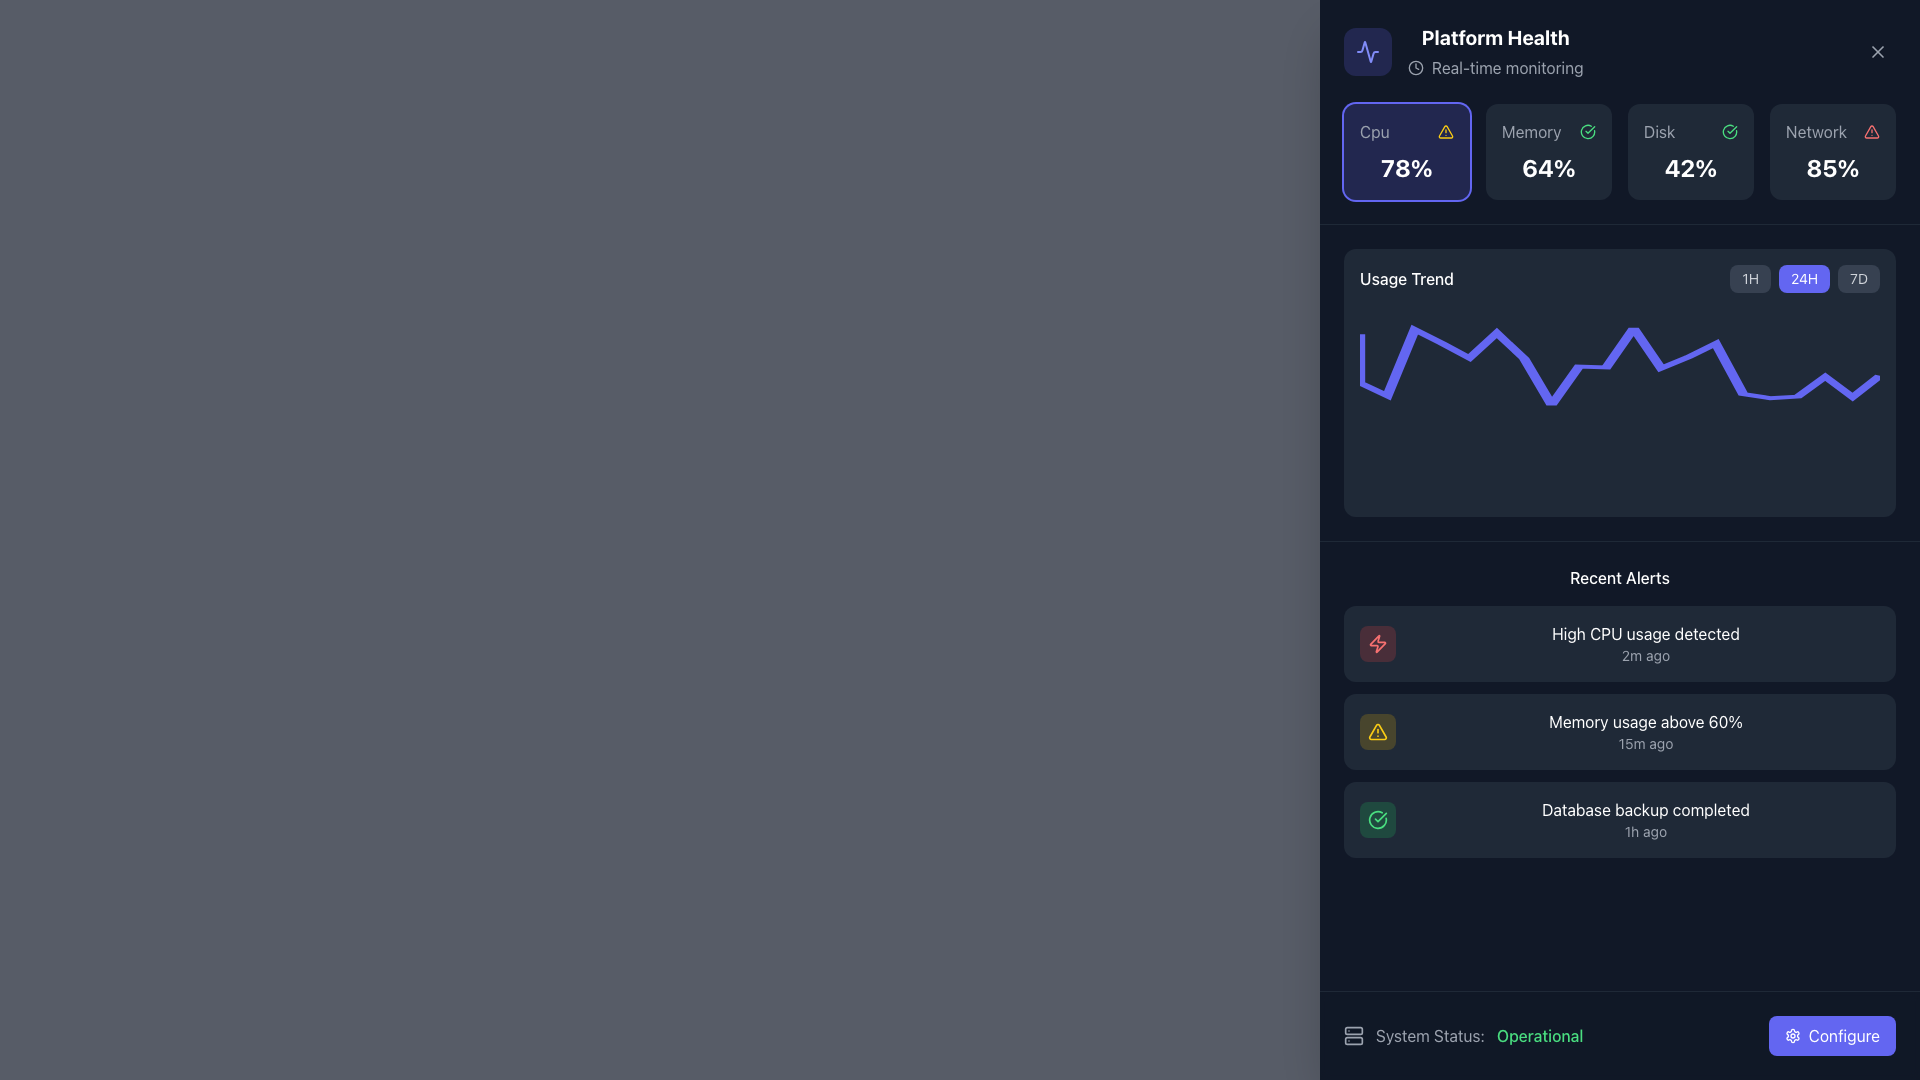 Image resolution: width=1920 pixels, height=1080 pixels. I want to click on the text element that displays the percentage of memory usage, which is located centrally within the 'Memory' card, directly below the 'Memory' label, so click(1548, 167).